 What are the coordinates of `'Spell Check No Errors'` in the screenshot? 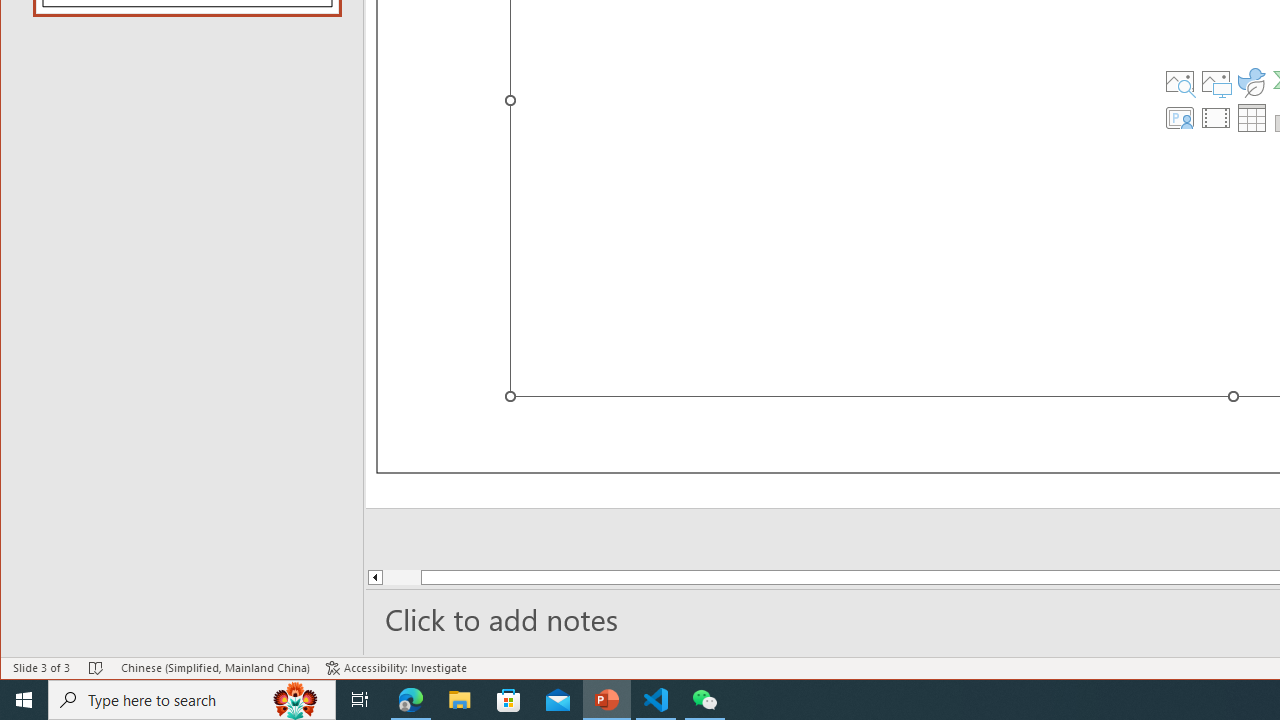 It's located at (95, 668).